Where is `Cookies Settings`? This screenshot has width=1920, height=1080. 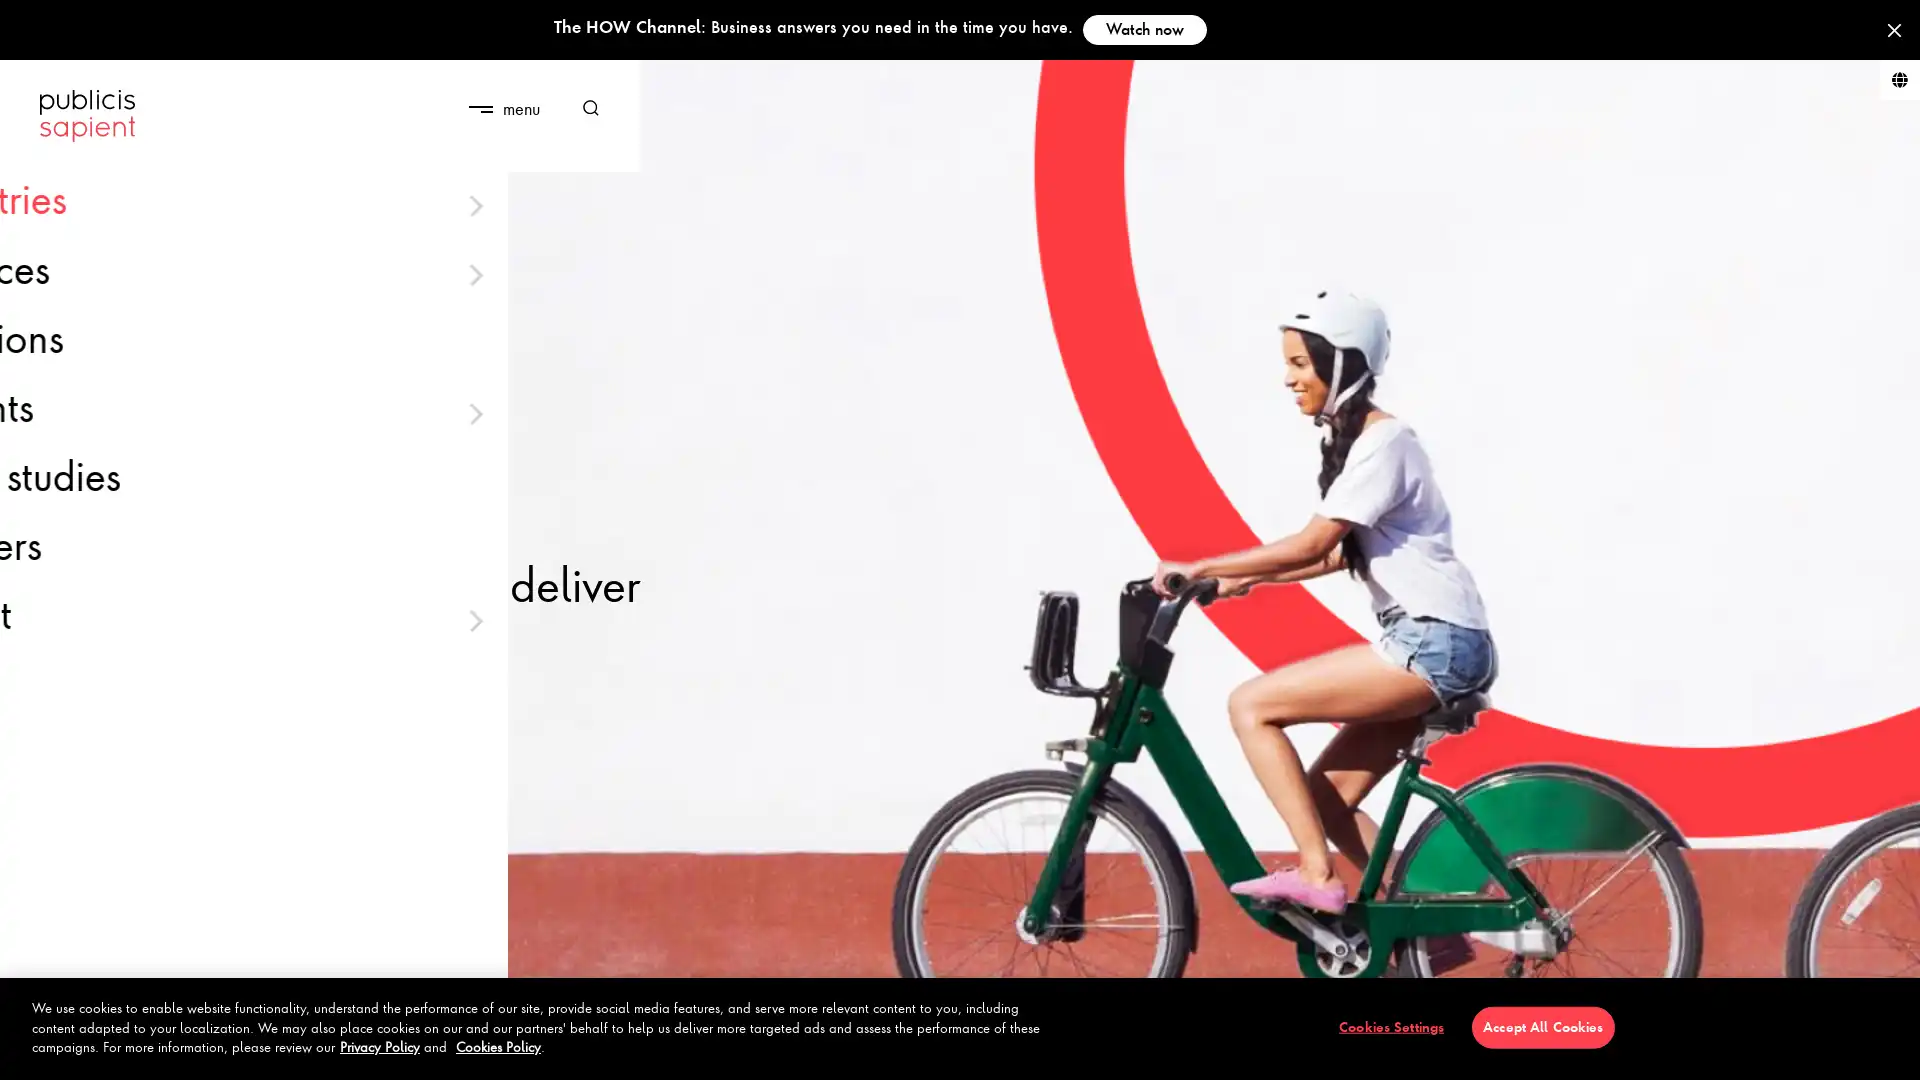
Cookies Settings is located at coordinates (1390, 1026).